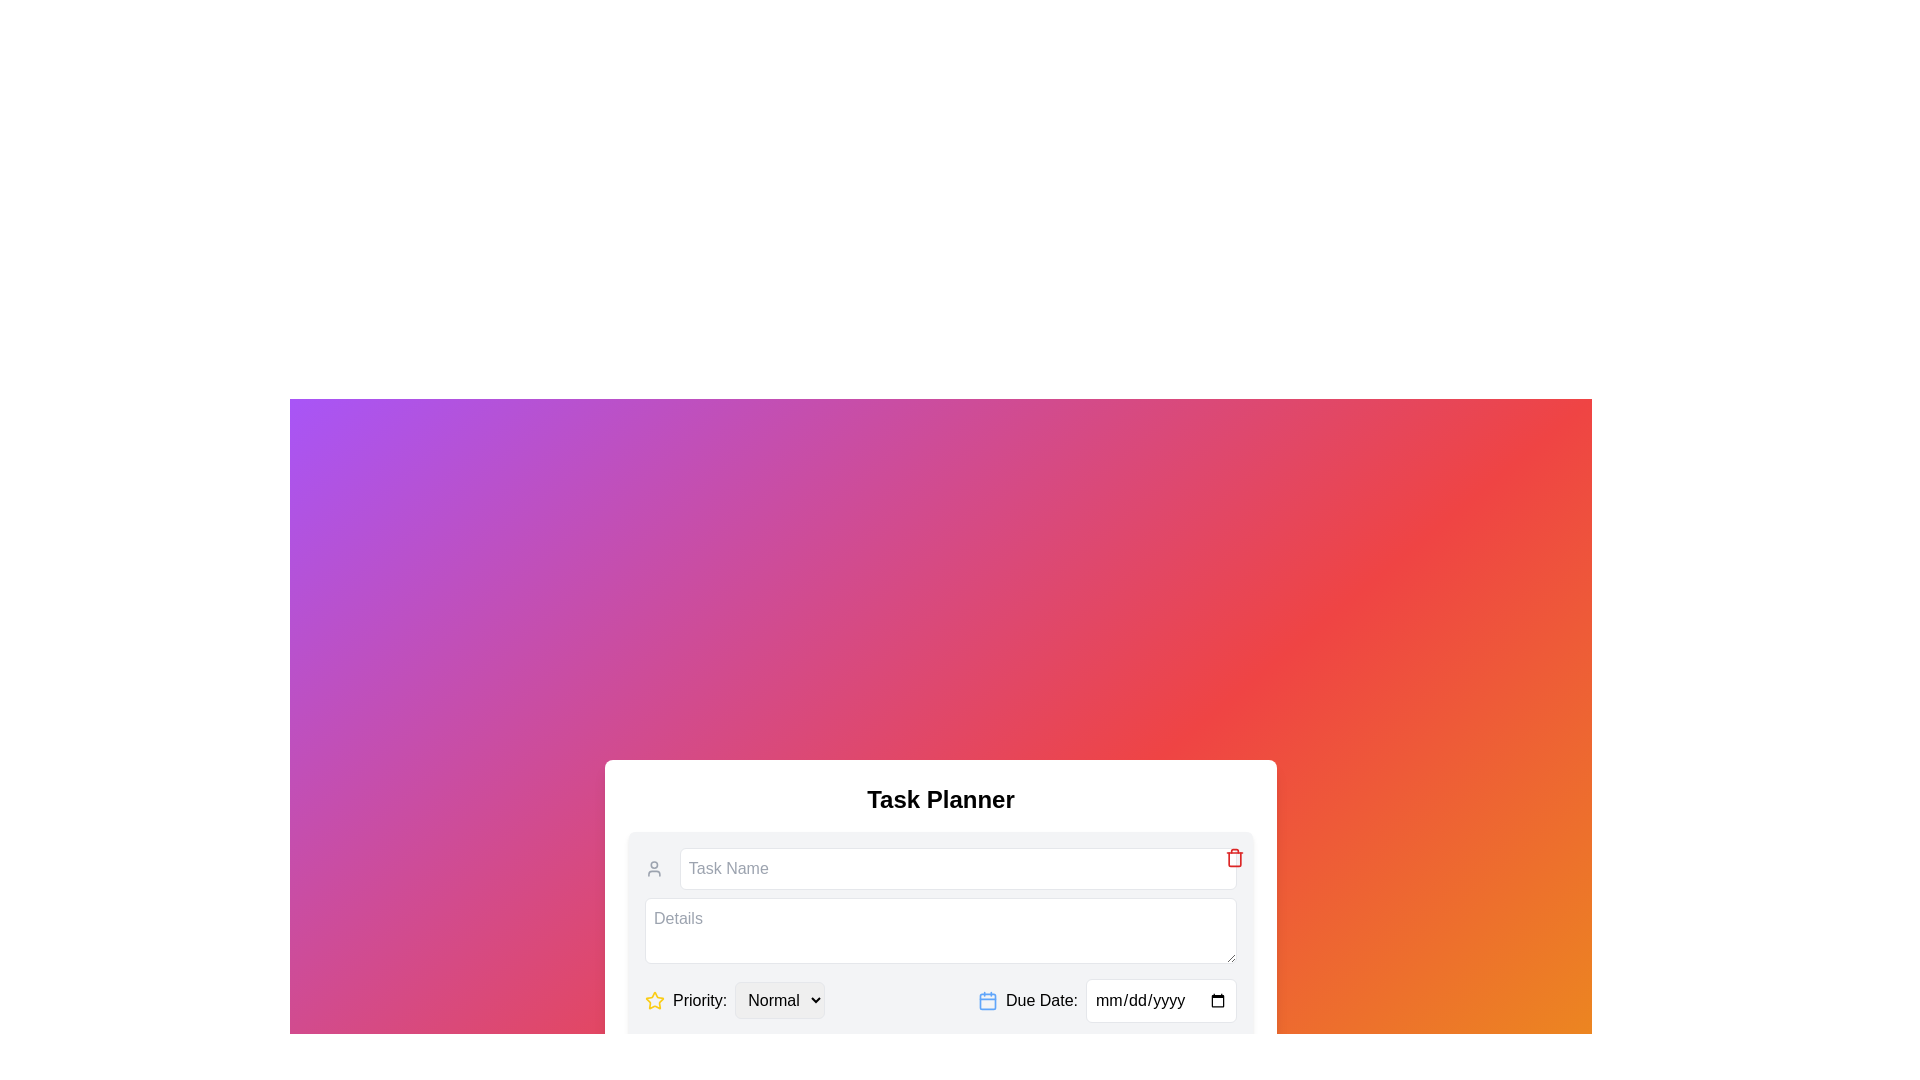 The height and width of the screenshot is (1080, 1920). I want to click on the dropdown menu for selecting a priority level, located to the right of the yellow star icon and the 'Priority:' label, so click(779, 1000).